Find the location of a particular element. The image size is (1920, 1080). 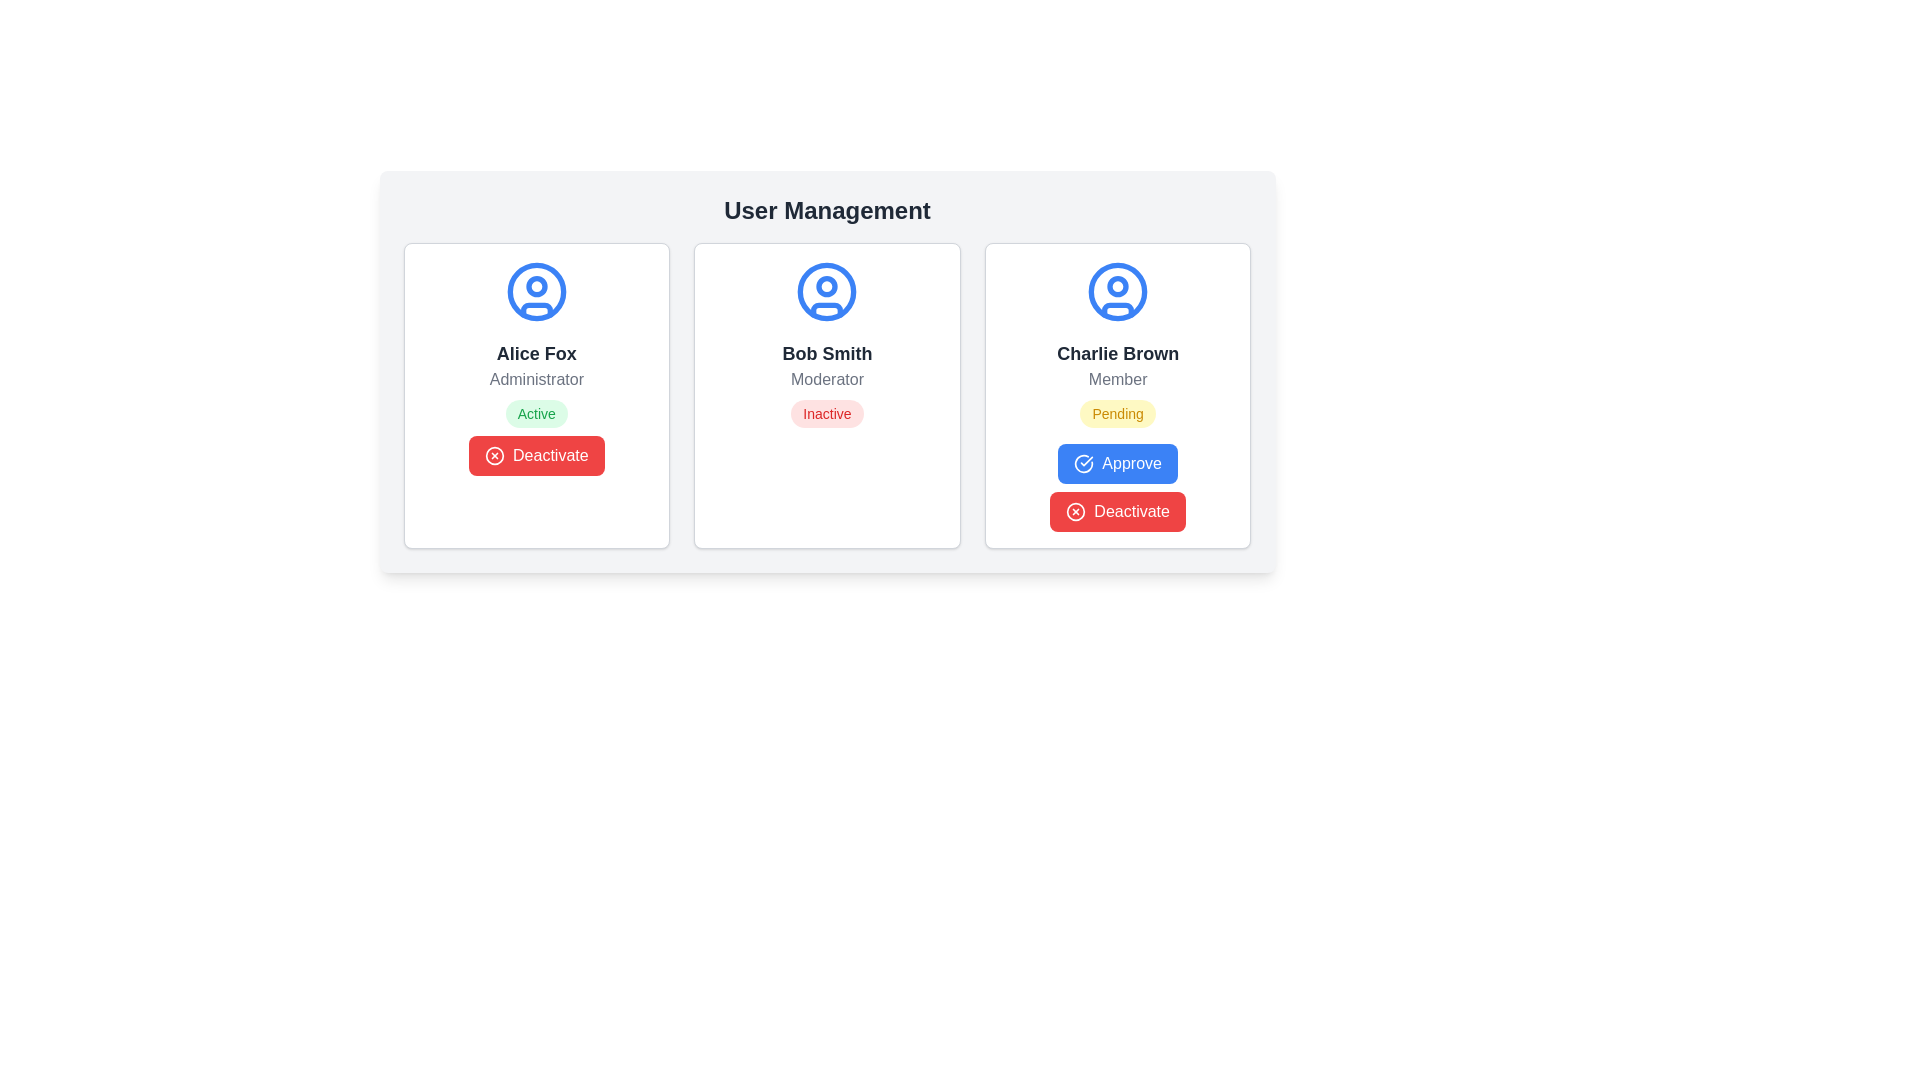

the outermost circular boundary of the 'User' profile icon located in the second card from the left in the 'User Management' interface is located at coordinates (827, 292).